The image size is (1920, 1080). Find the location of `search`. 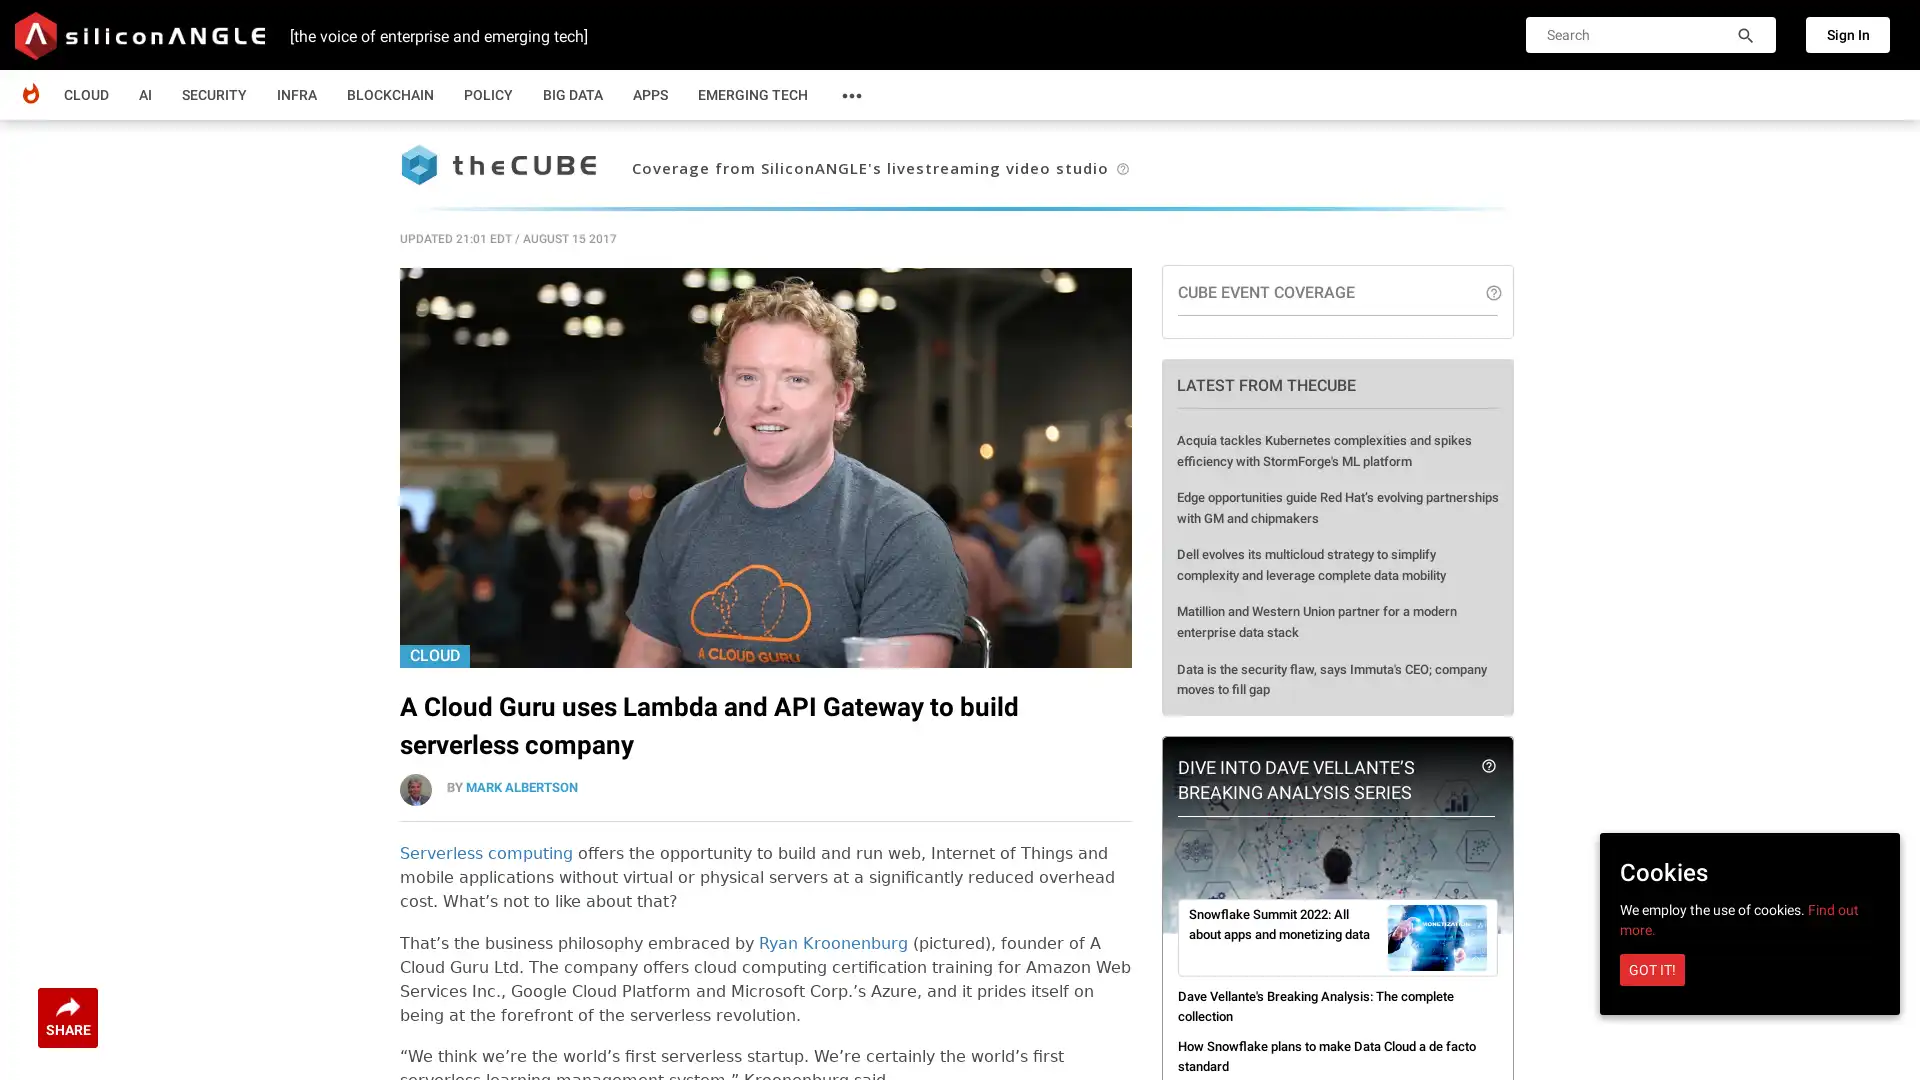

search is located at coordinates (1745, 38).